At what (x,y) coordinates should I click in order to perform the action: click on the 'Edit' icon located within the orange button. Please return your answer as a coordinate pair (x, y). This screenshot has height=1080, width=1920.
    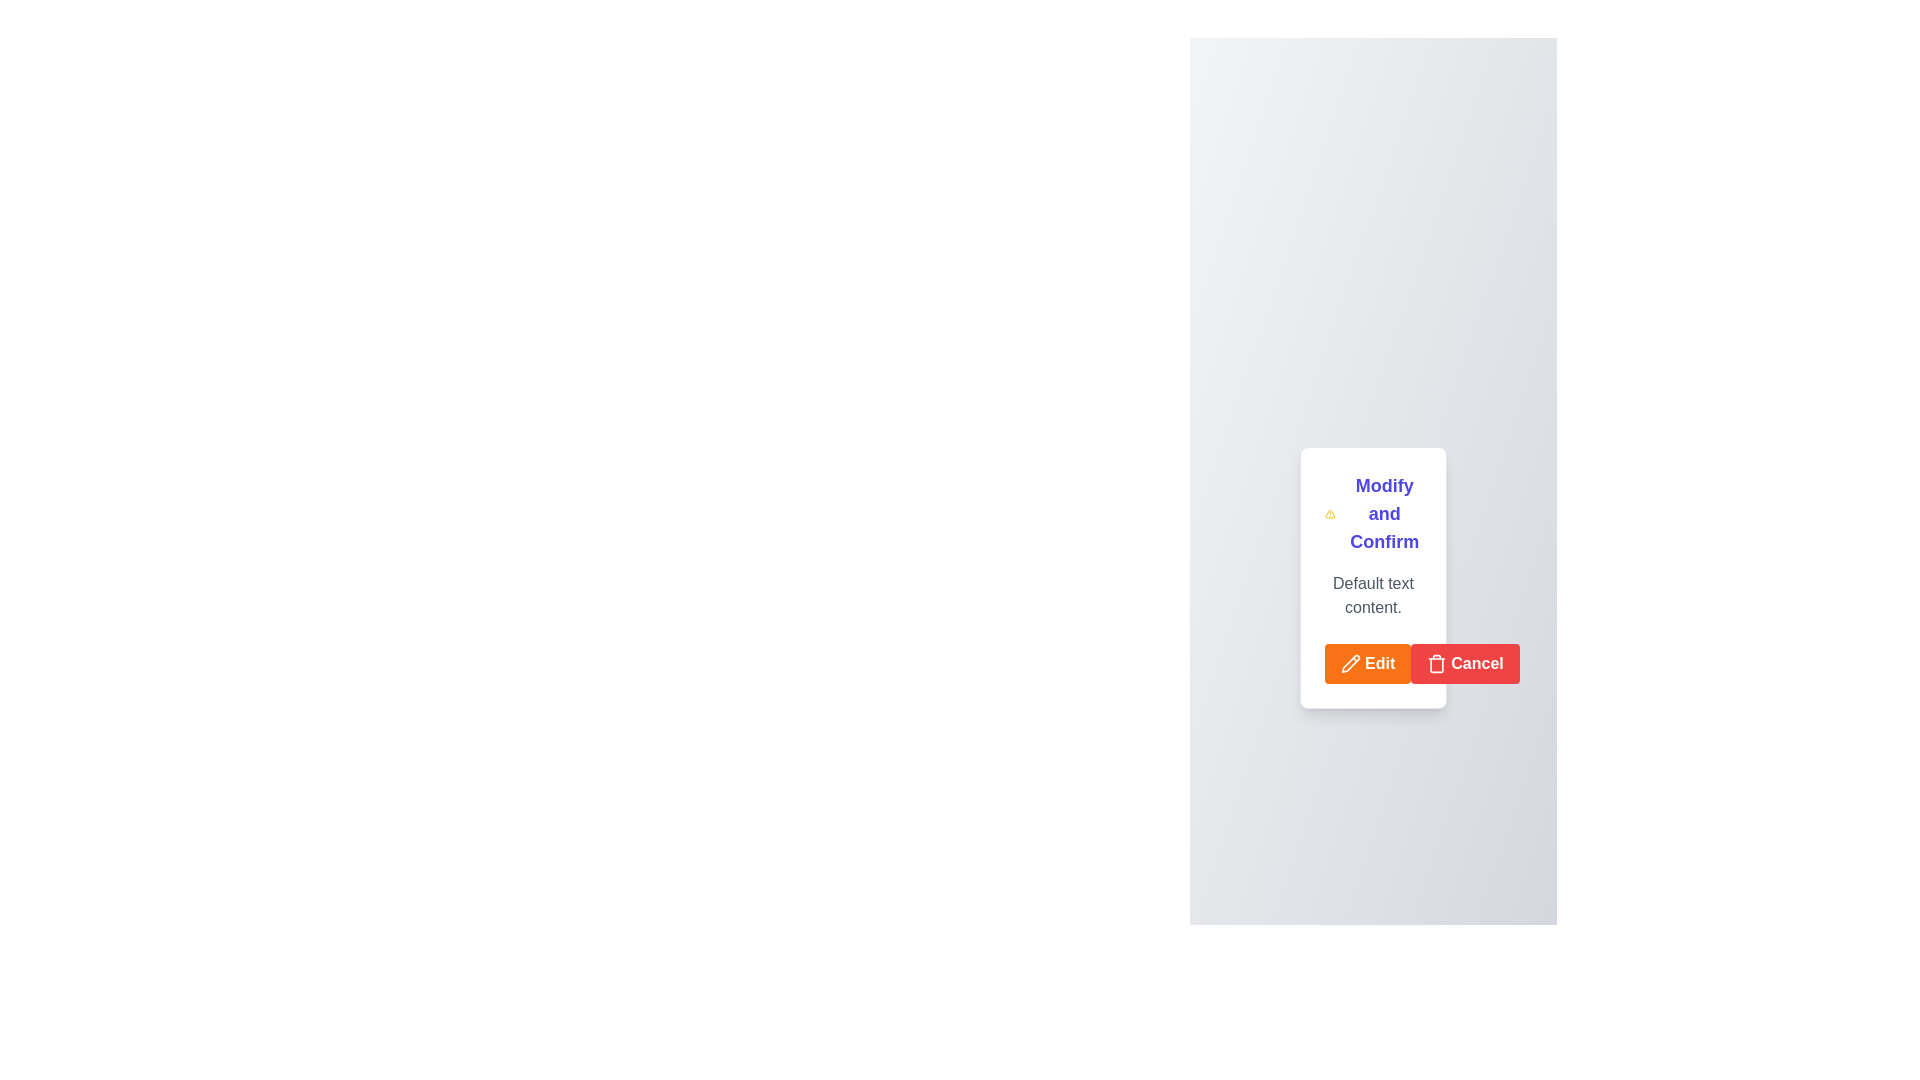
    Looking at the image, I should click on (1351, 663).